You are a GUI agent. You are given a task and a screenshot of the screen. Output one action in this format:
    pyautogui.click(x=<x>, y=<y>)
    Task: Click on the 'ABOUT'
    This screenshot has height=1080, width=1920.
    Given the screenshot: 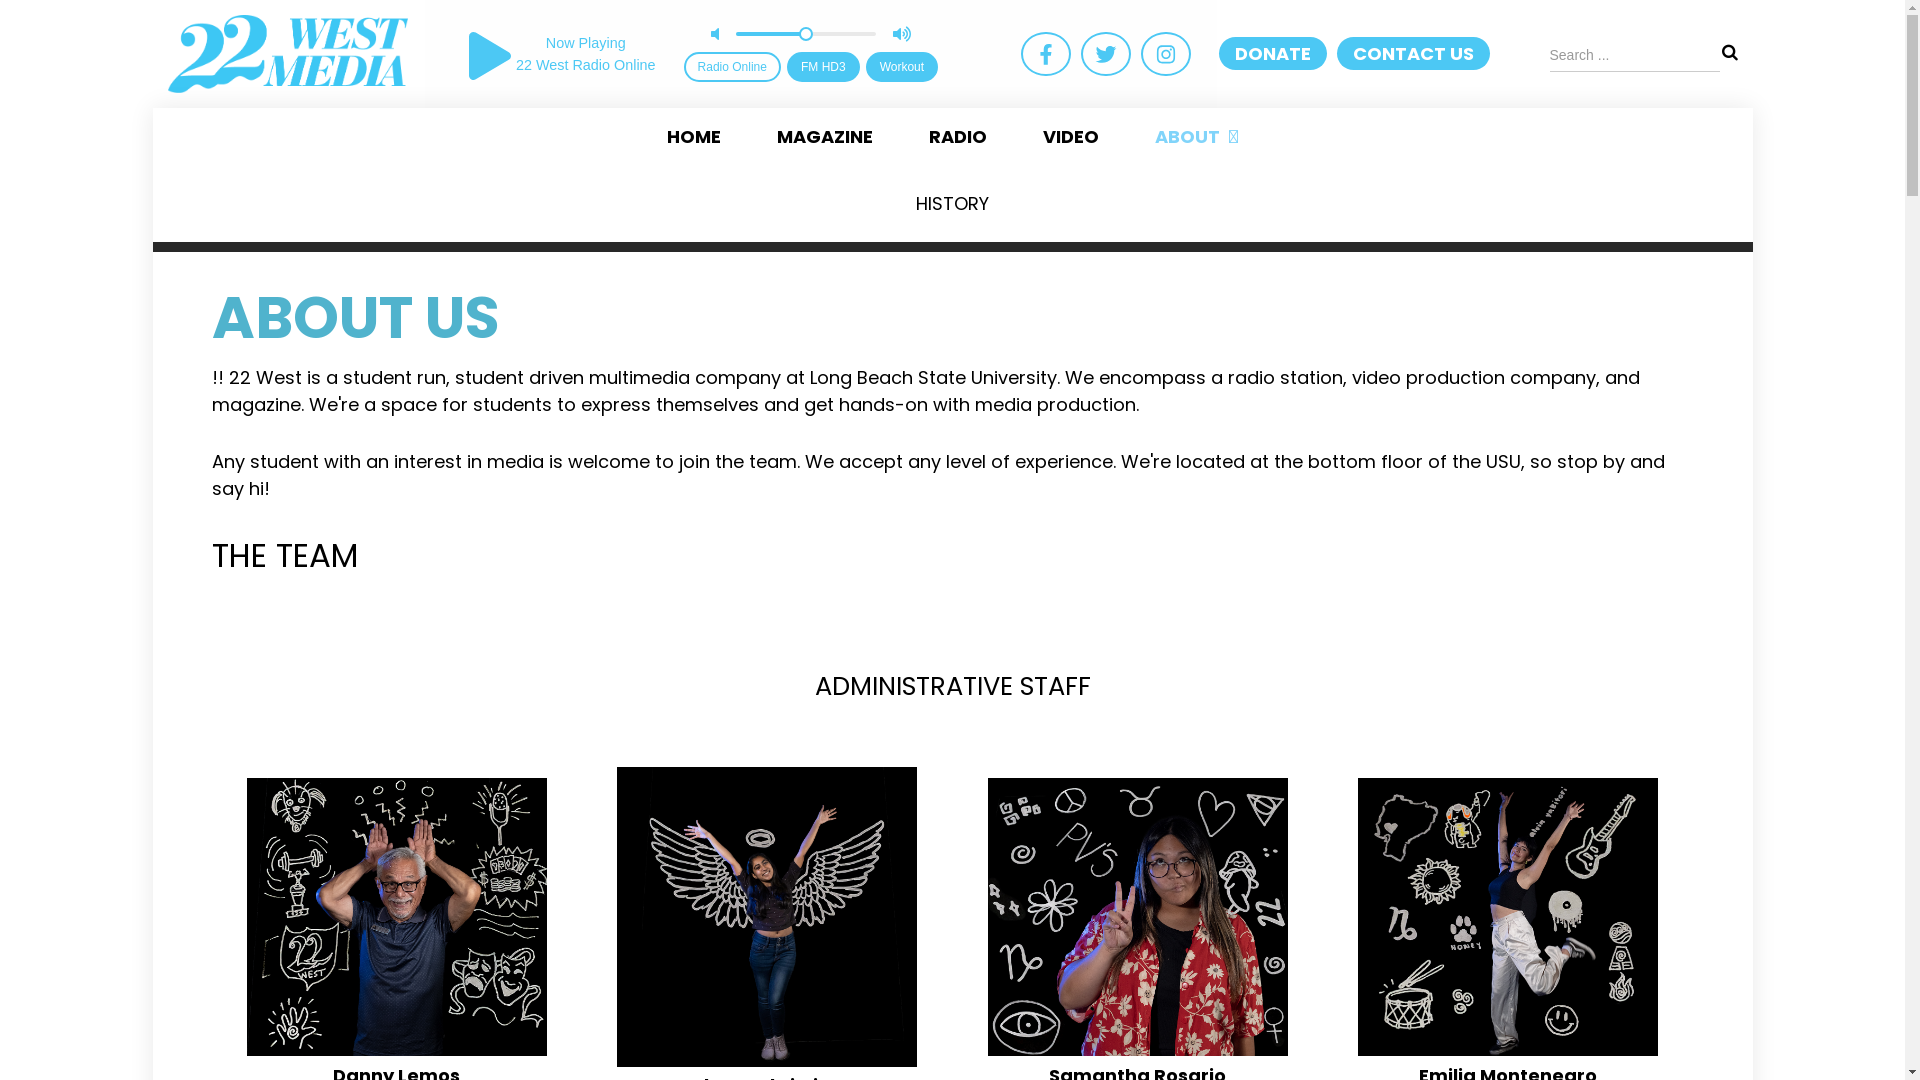 What is the action you would take?
    pyautogui.click(x=1127, y=136)
    